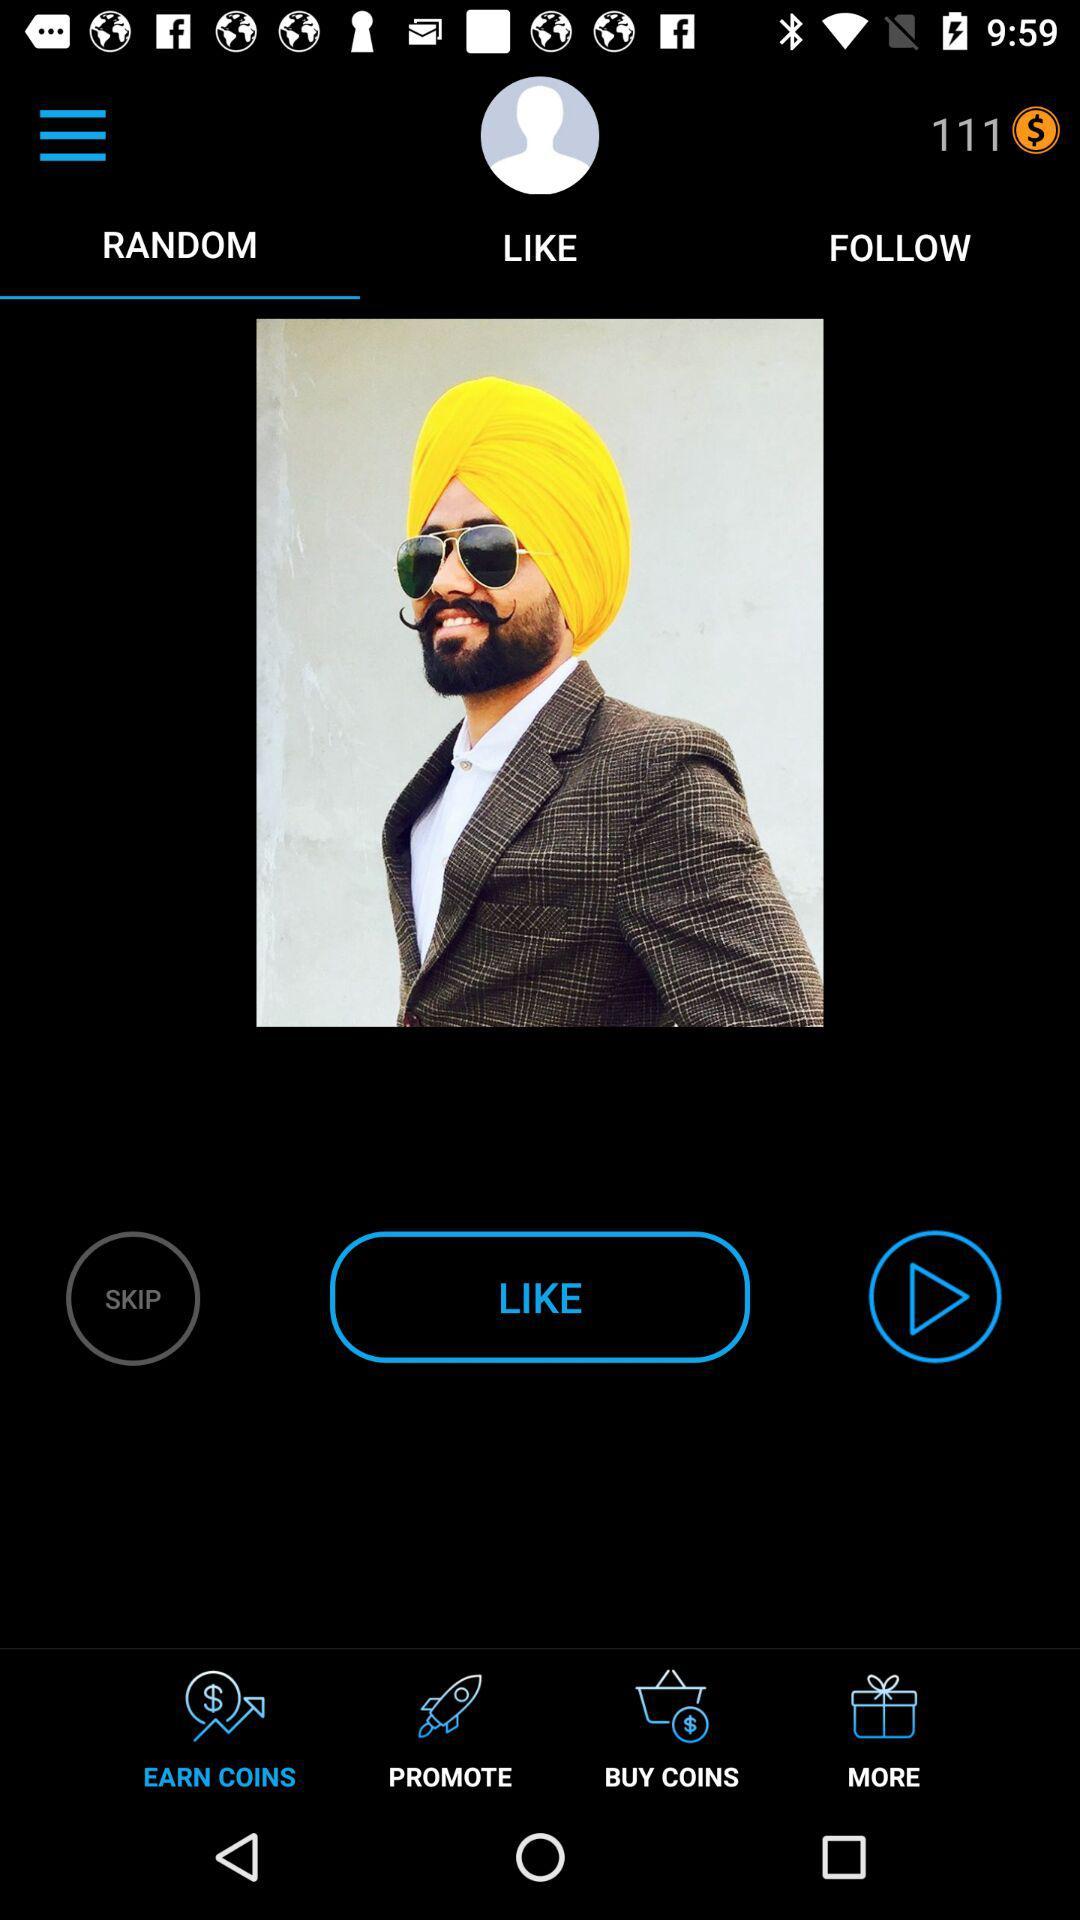  Describe the element at coordinates (935, 1296) in the screenshot. I see `the play icon` at that location.